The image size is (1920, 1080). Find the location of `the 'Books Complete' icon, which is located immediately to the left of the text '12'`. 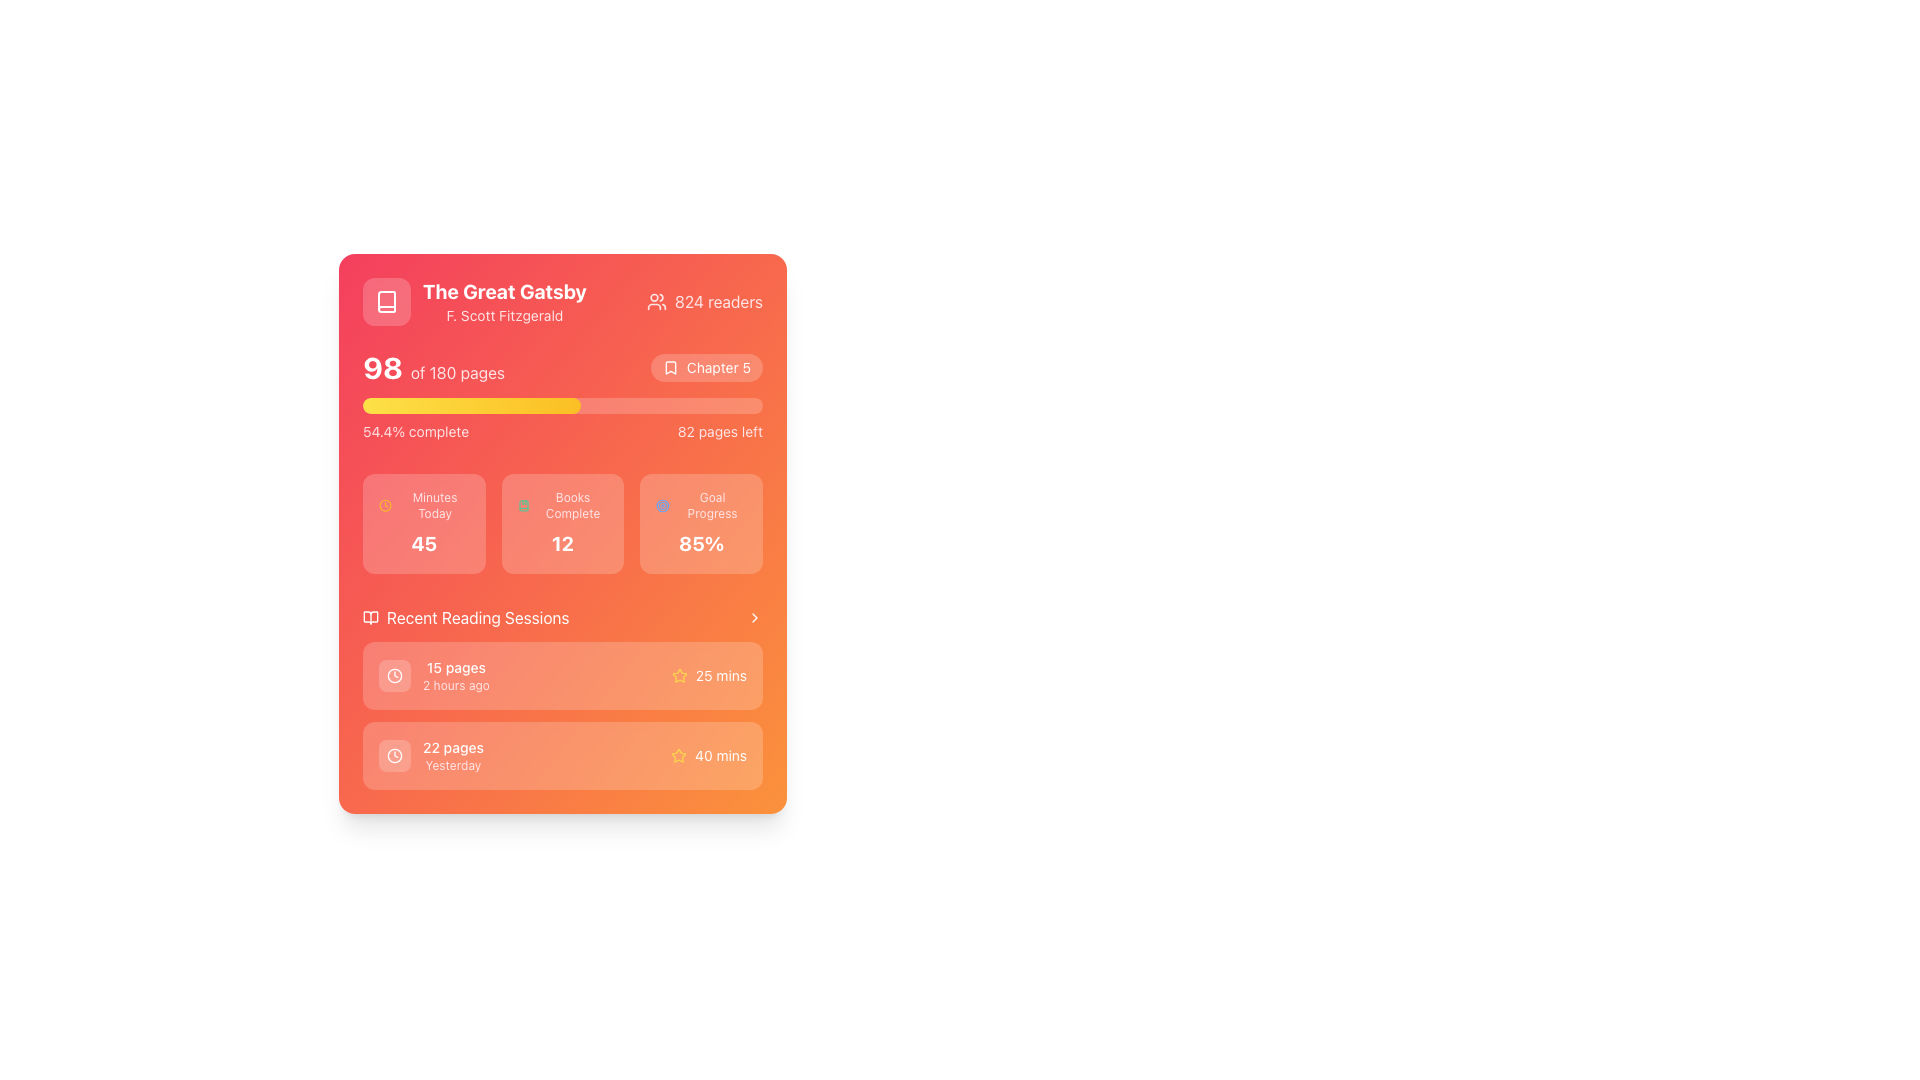

the 'Books Complete' icon, which is located immediately to the left of the text '12' is located at coordinates (523, 504).